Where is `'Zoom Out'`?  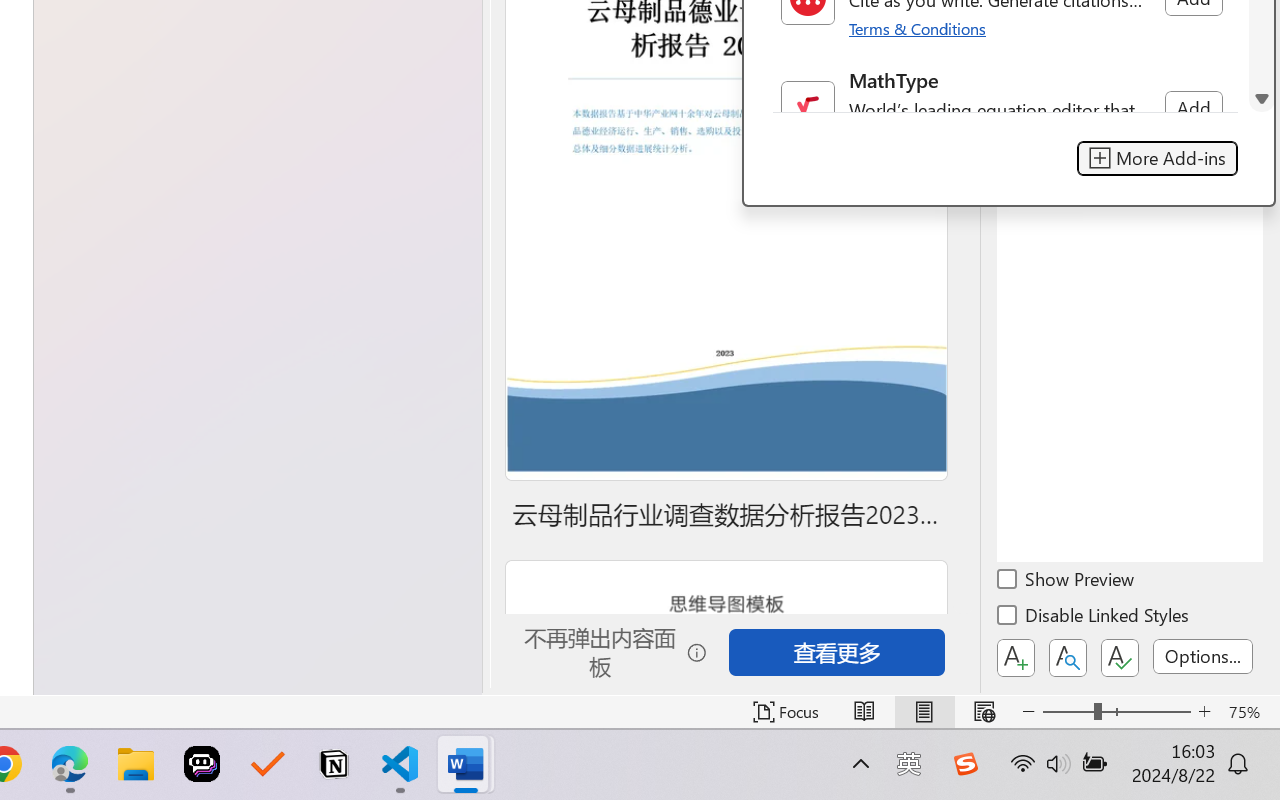 'Zoom Out' is located at coordinates (1067, 711).